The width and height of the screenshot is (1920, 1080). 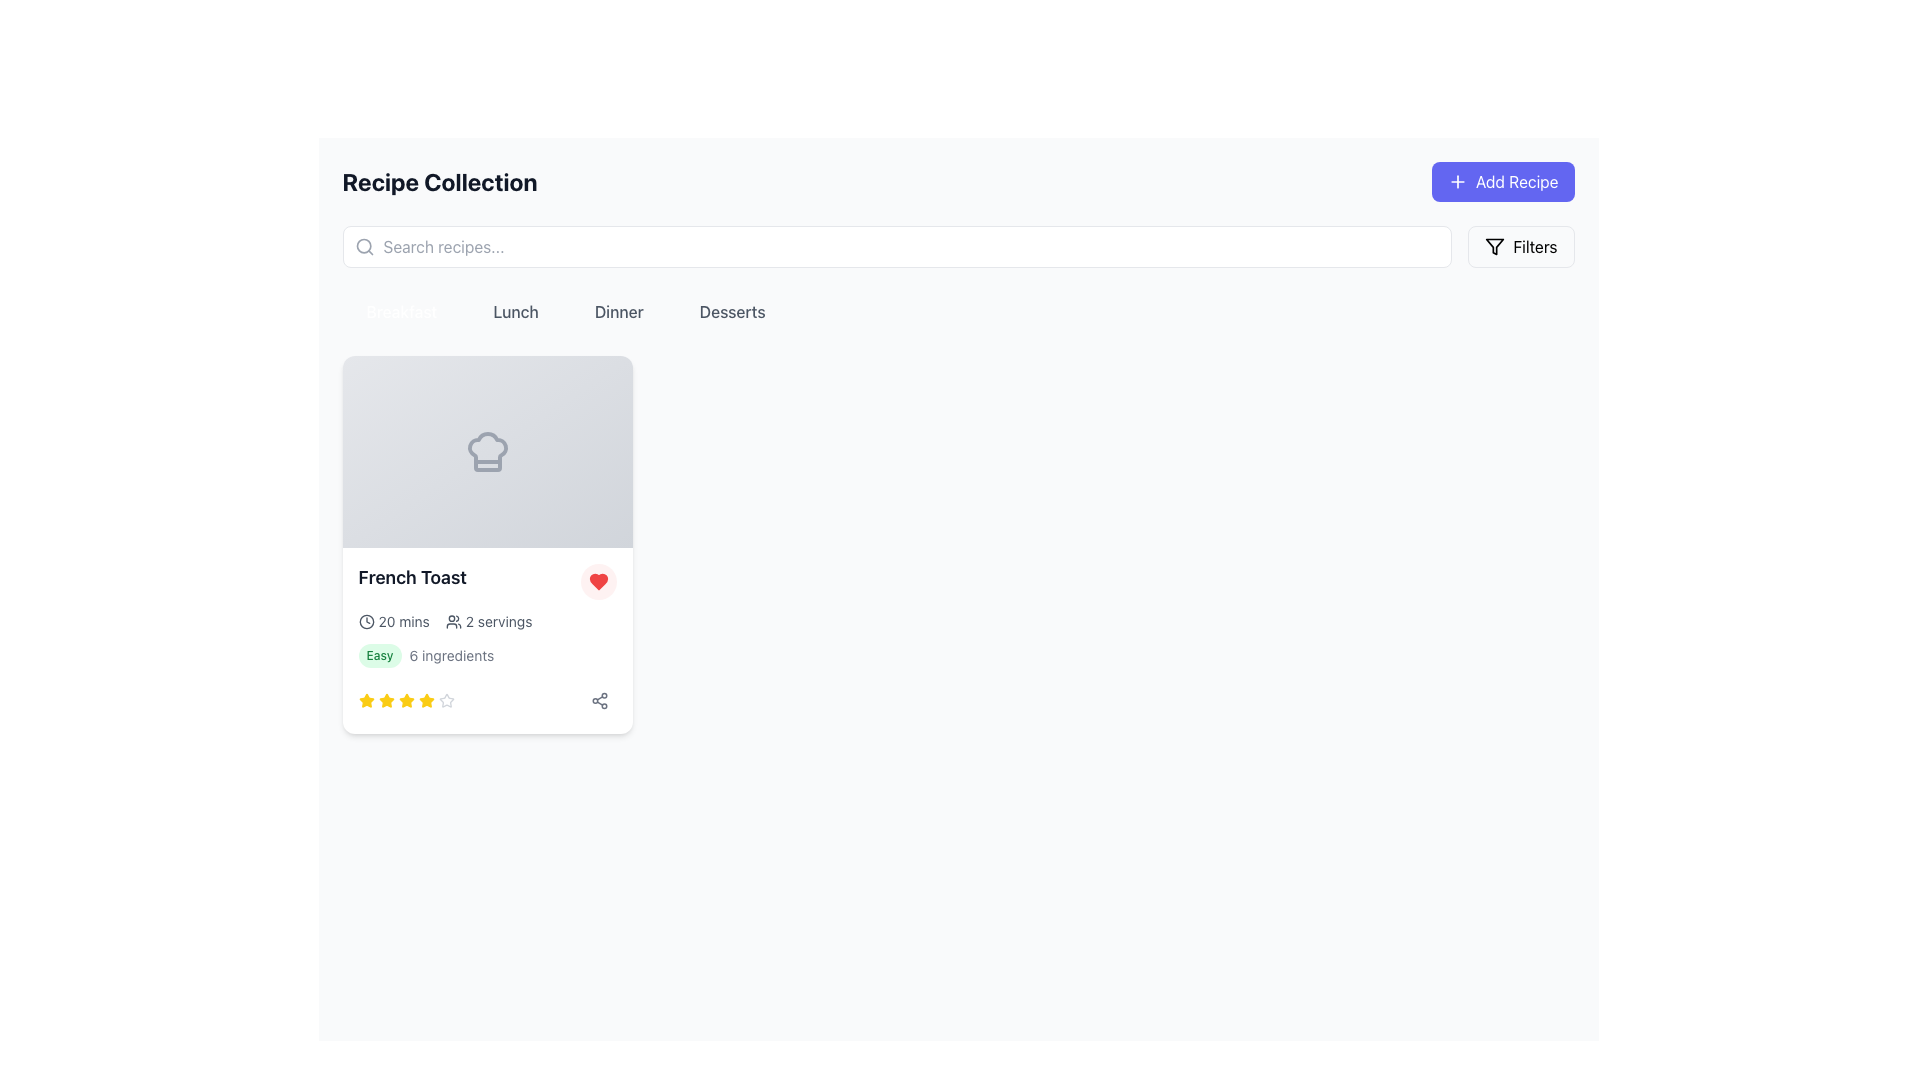 What do you see at coordinates (618, 312) in the screenshot?
I see `the 'Dinner' filter button, which is the third option in a horizontal grouping located beneath the page title, to change its background color to blue` at bounding box center [618, 312].